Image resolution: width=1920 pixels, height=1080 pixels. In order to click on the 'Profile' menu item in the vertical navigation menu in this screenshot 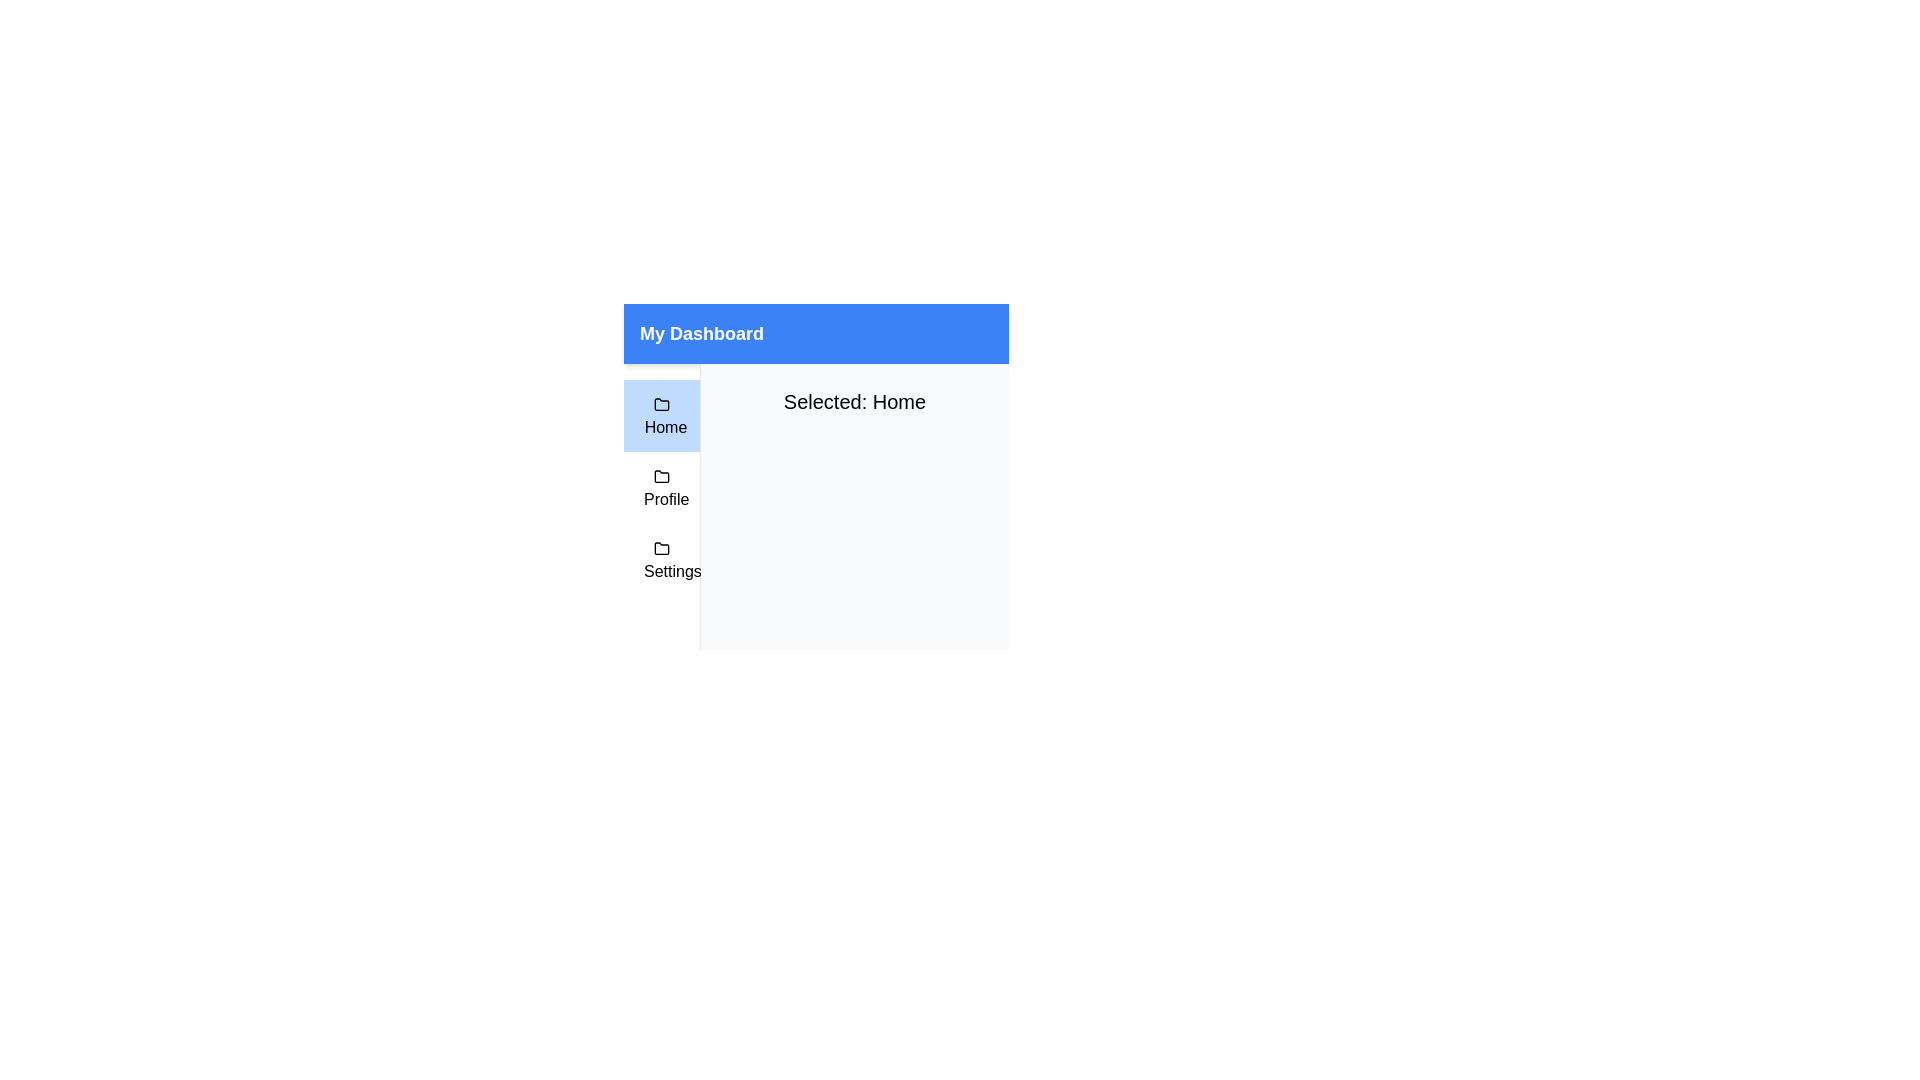, I will do `click(662, 488)`.